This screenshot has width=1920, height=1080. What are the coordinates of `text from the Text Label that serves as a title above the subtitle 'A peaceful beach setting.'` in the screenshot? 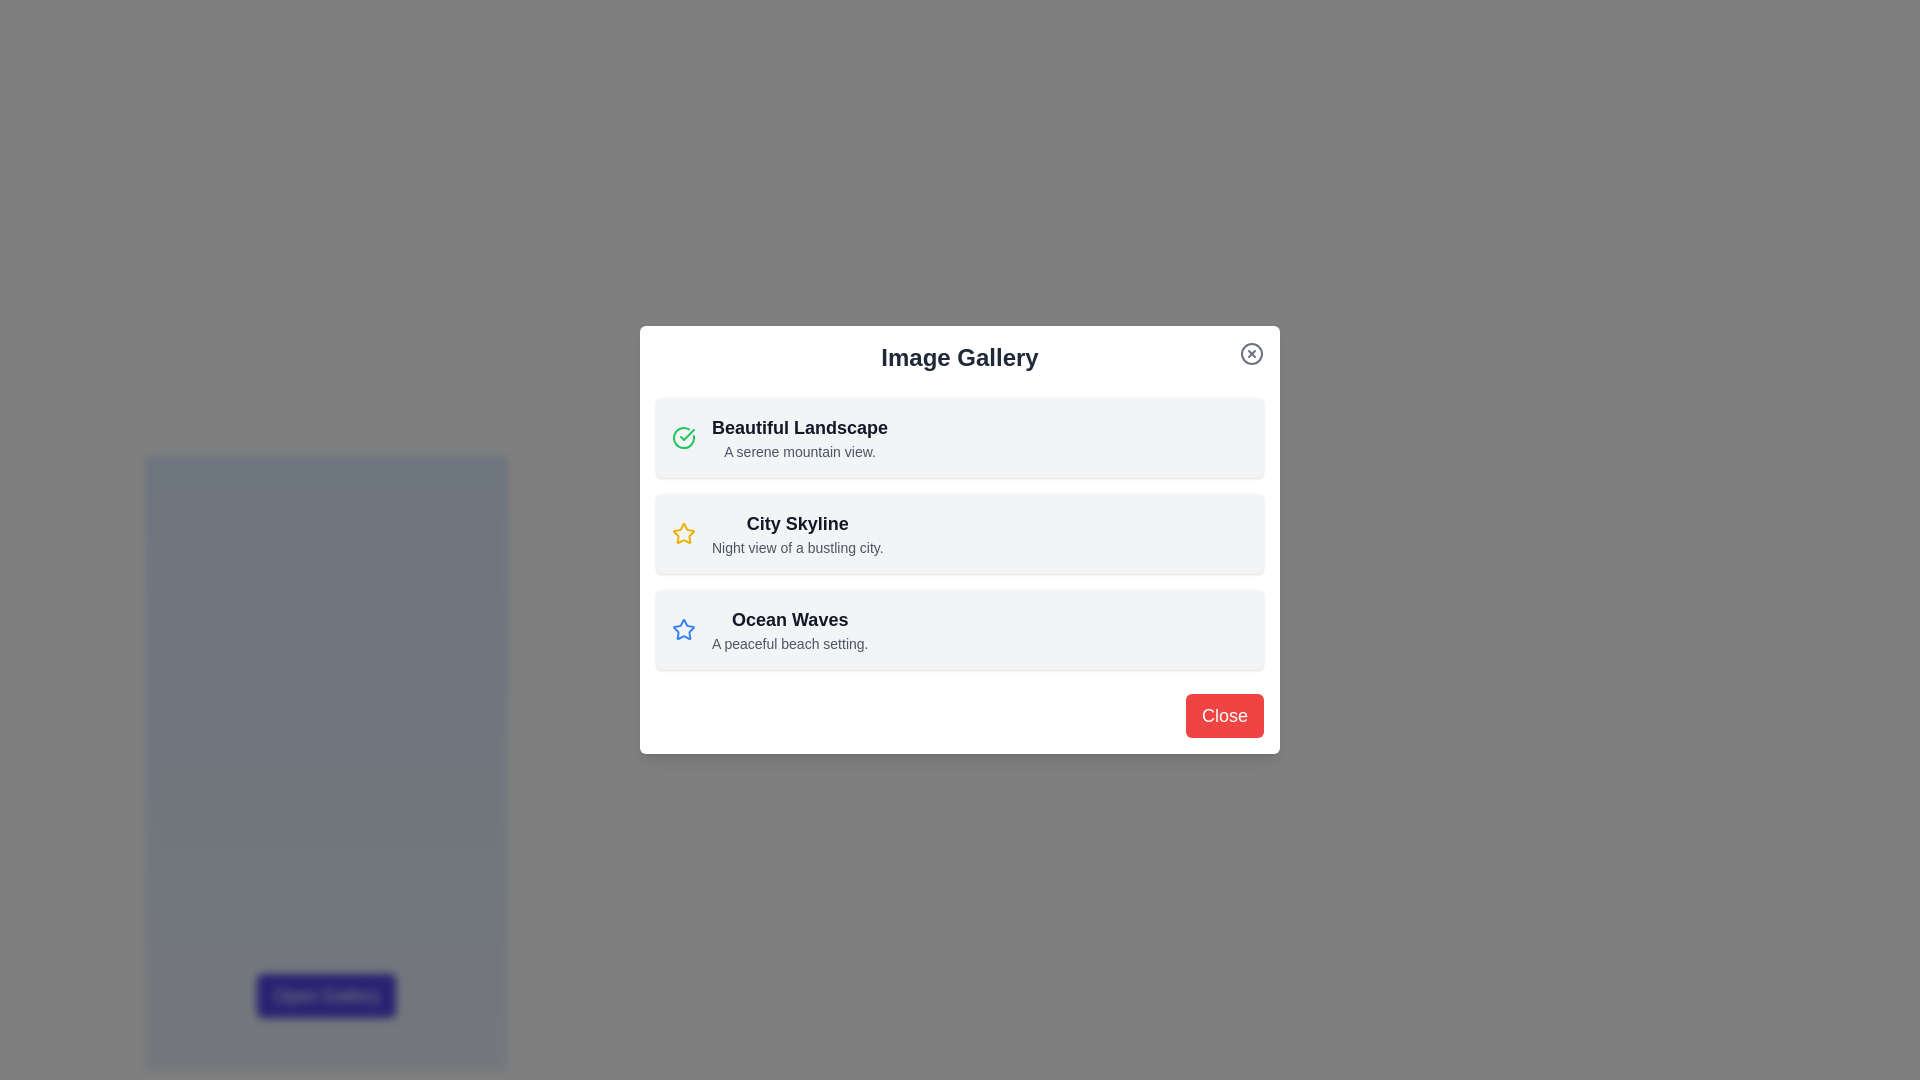 It's located at (789, 619).